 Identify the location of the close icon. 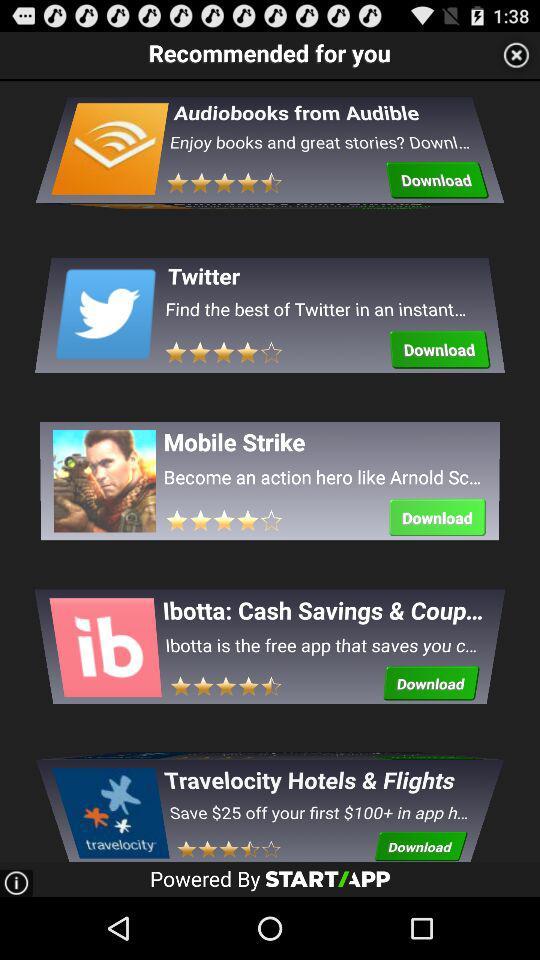
(516, 58).